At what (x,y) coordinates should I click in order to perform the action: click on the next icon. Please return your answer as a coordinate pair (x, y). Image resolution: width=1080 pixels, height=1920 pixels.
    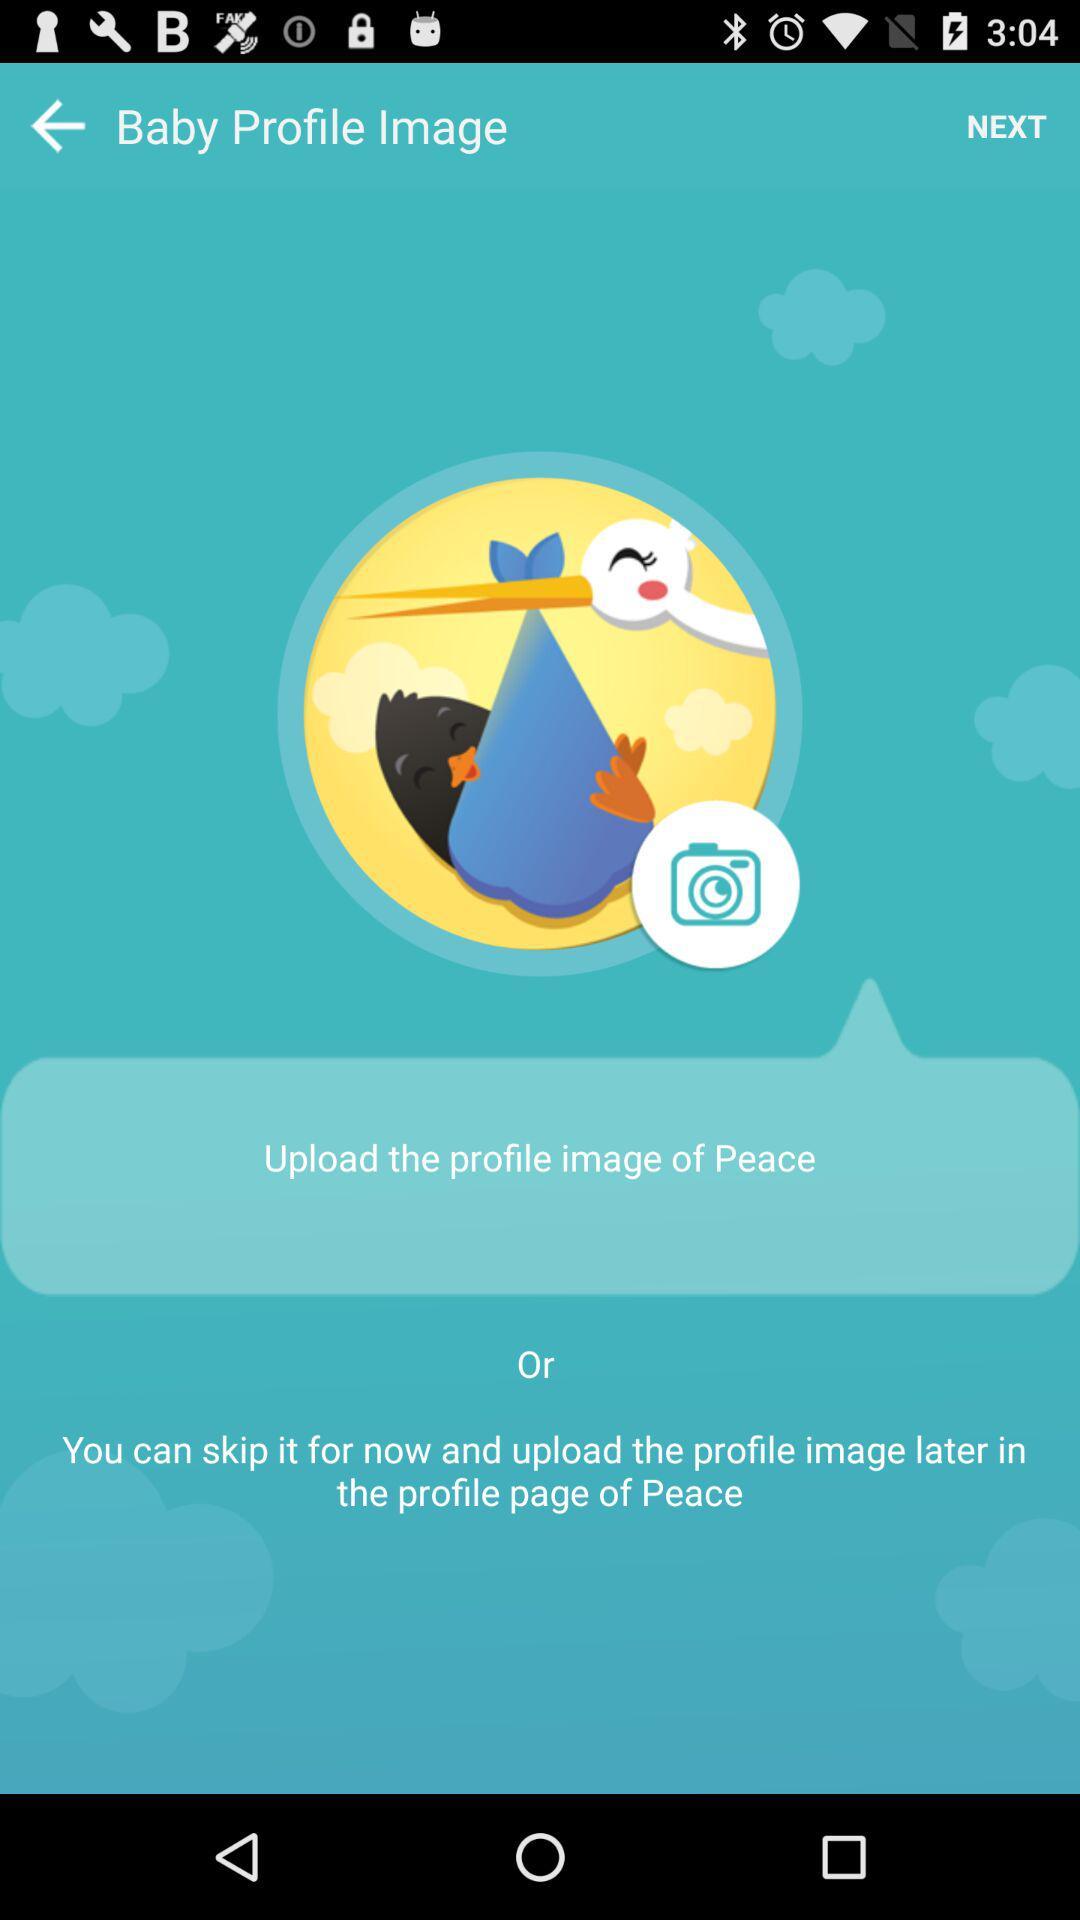
    Looking at the image, I should click on (1006, 124).